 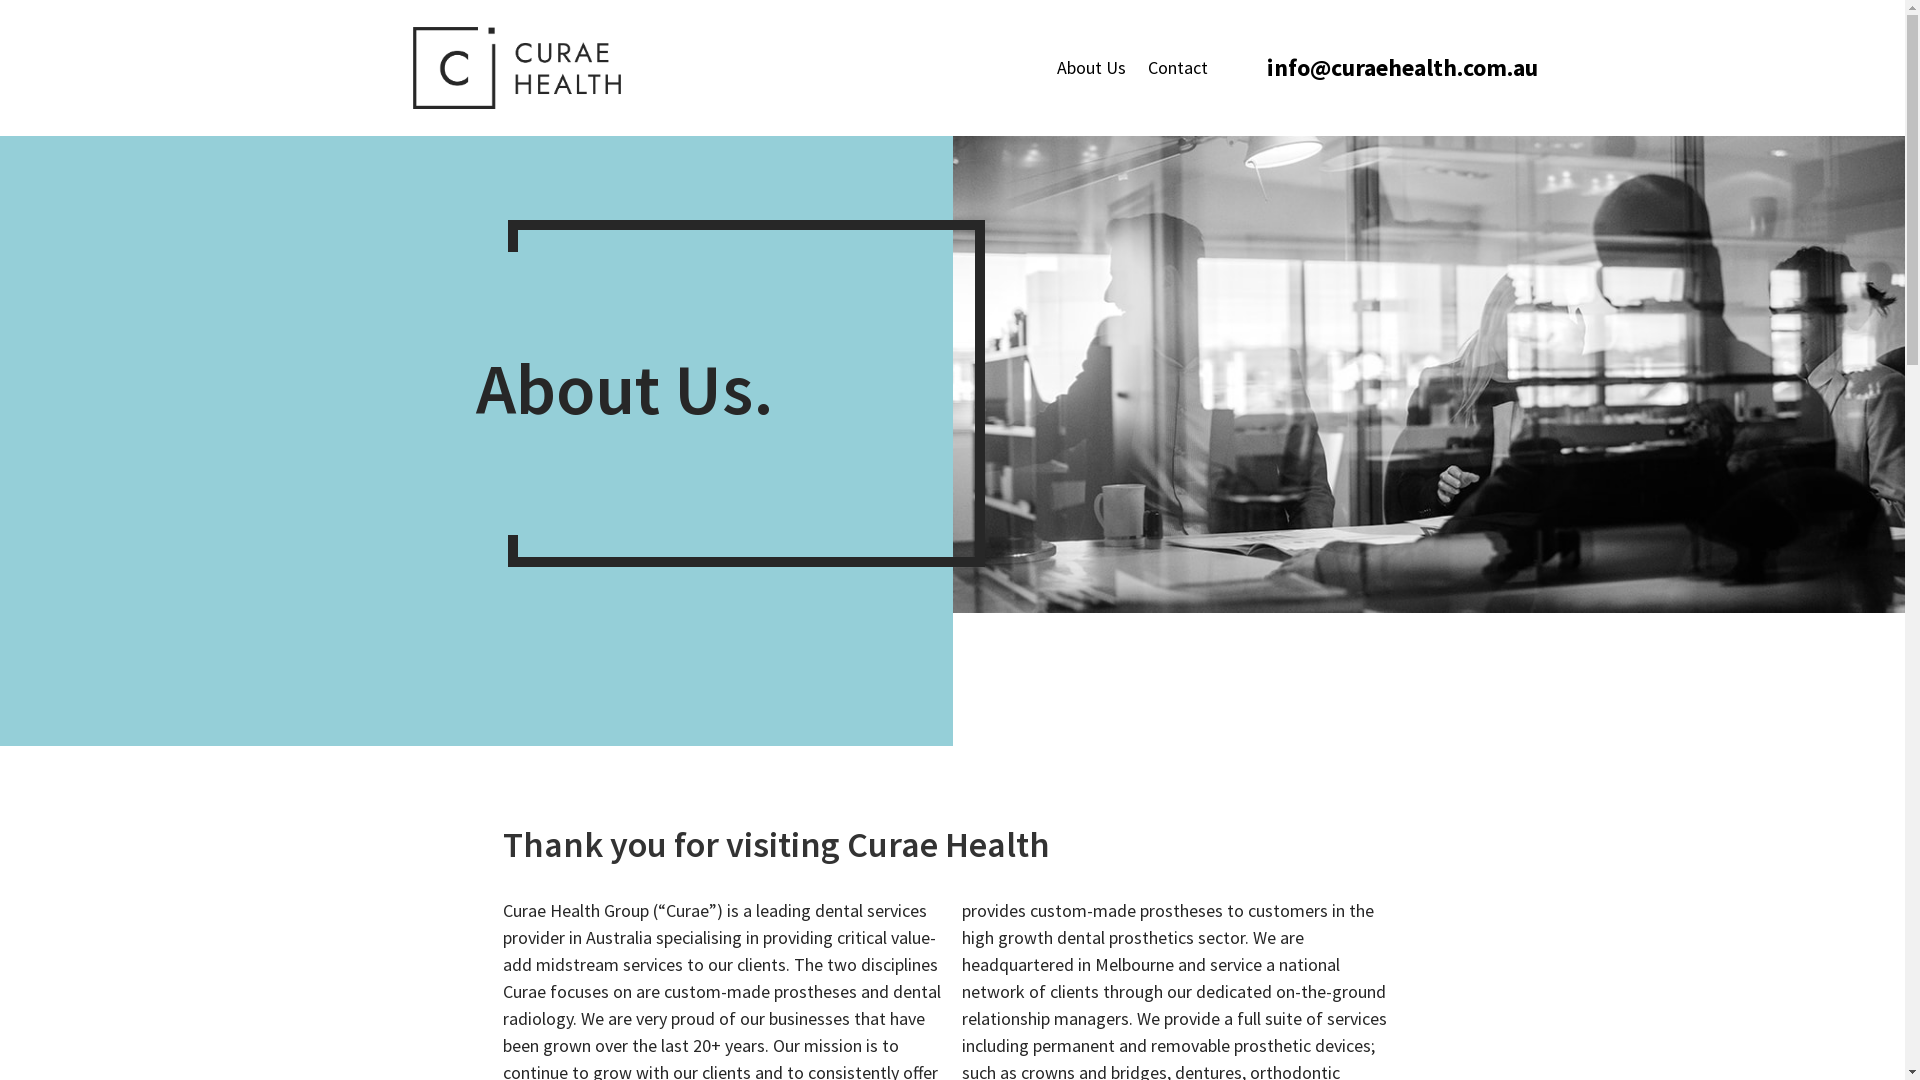 I want to click on 'Contact', so click(x=1177, y=67).